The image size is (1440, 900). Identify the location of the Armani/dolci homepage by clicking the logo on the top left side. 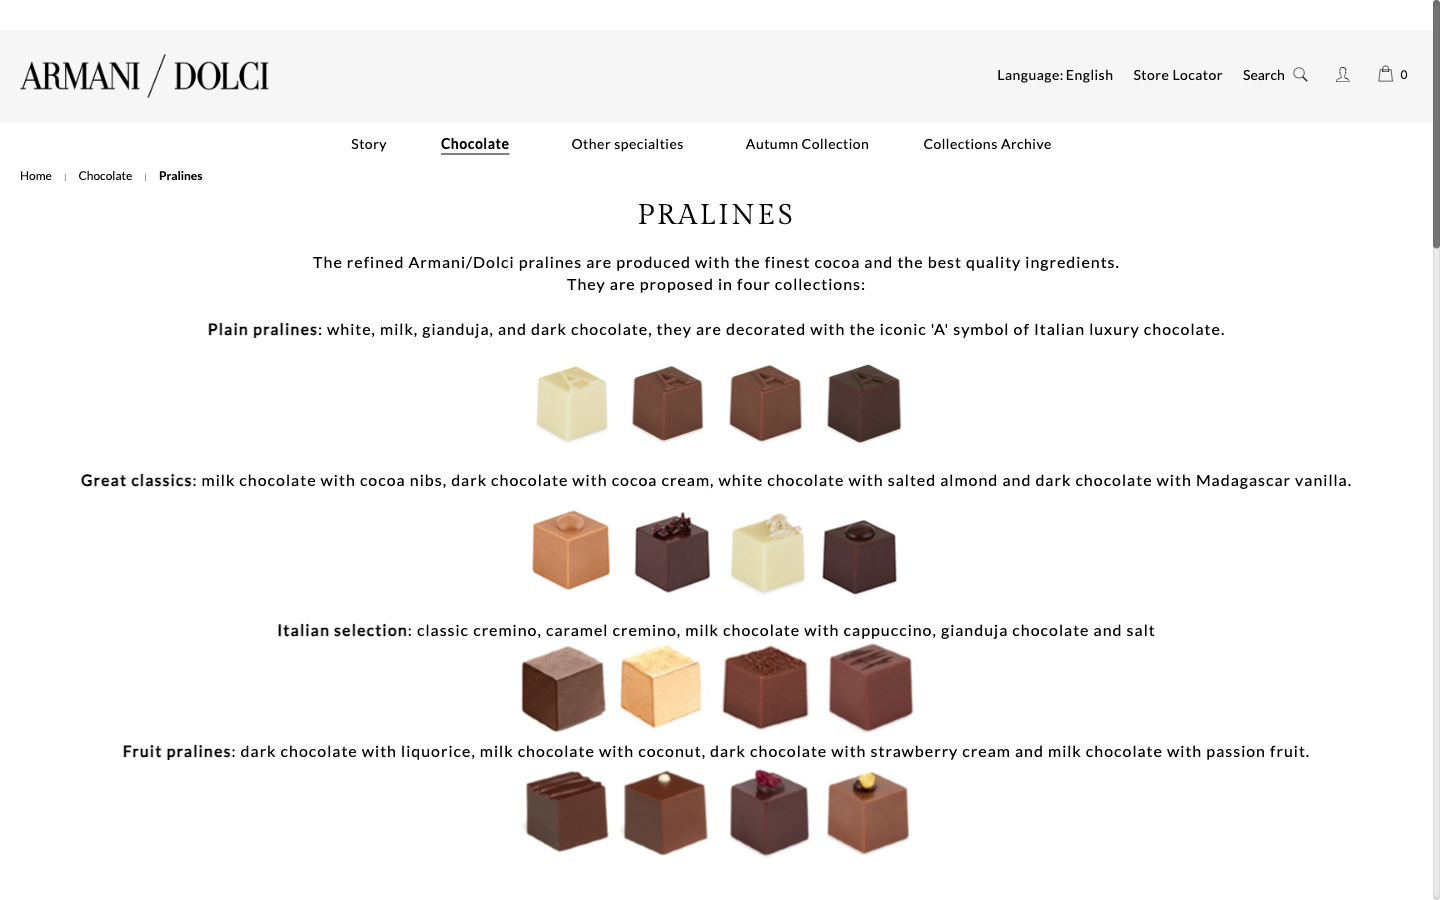
(144, 74).